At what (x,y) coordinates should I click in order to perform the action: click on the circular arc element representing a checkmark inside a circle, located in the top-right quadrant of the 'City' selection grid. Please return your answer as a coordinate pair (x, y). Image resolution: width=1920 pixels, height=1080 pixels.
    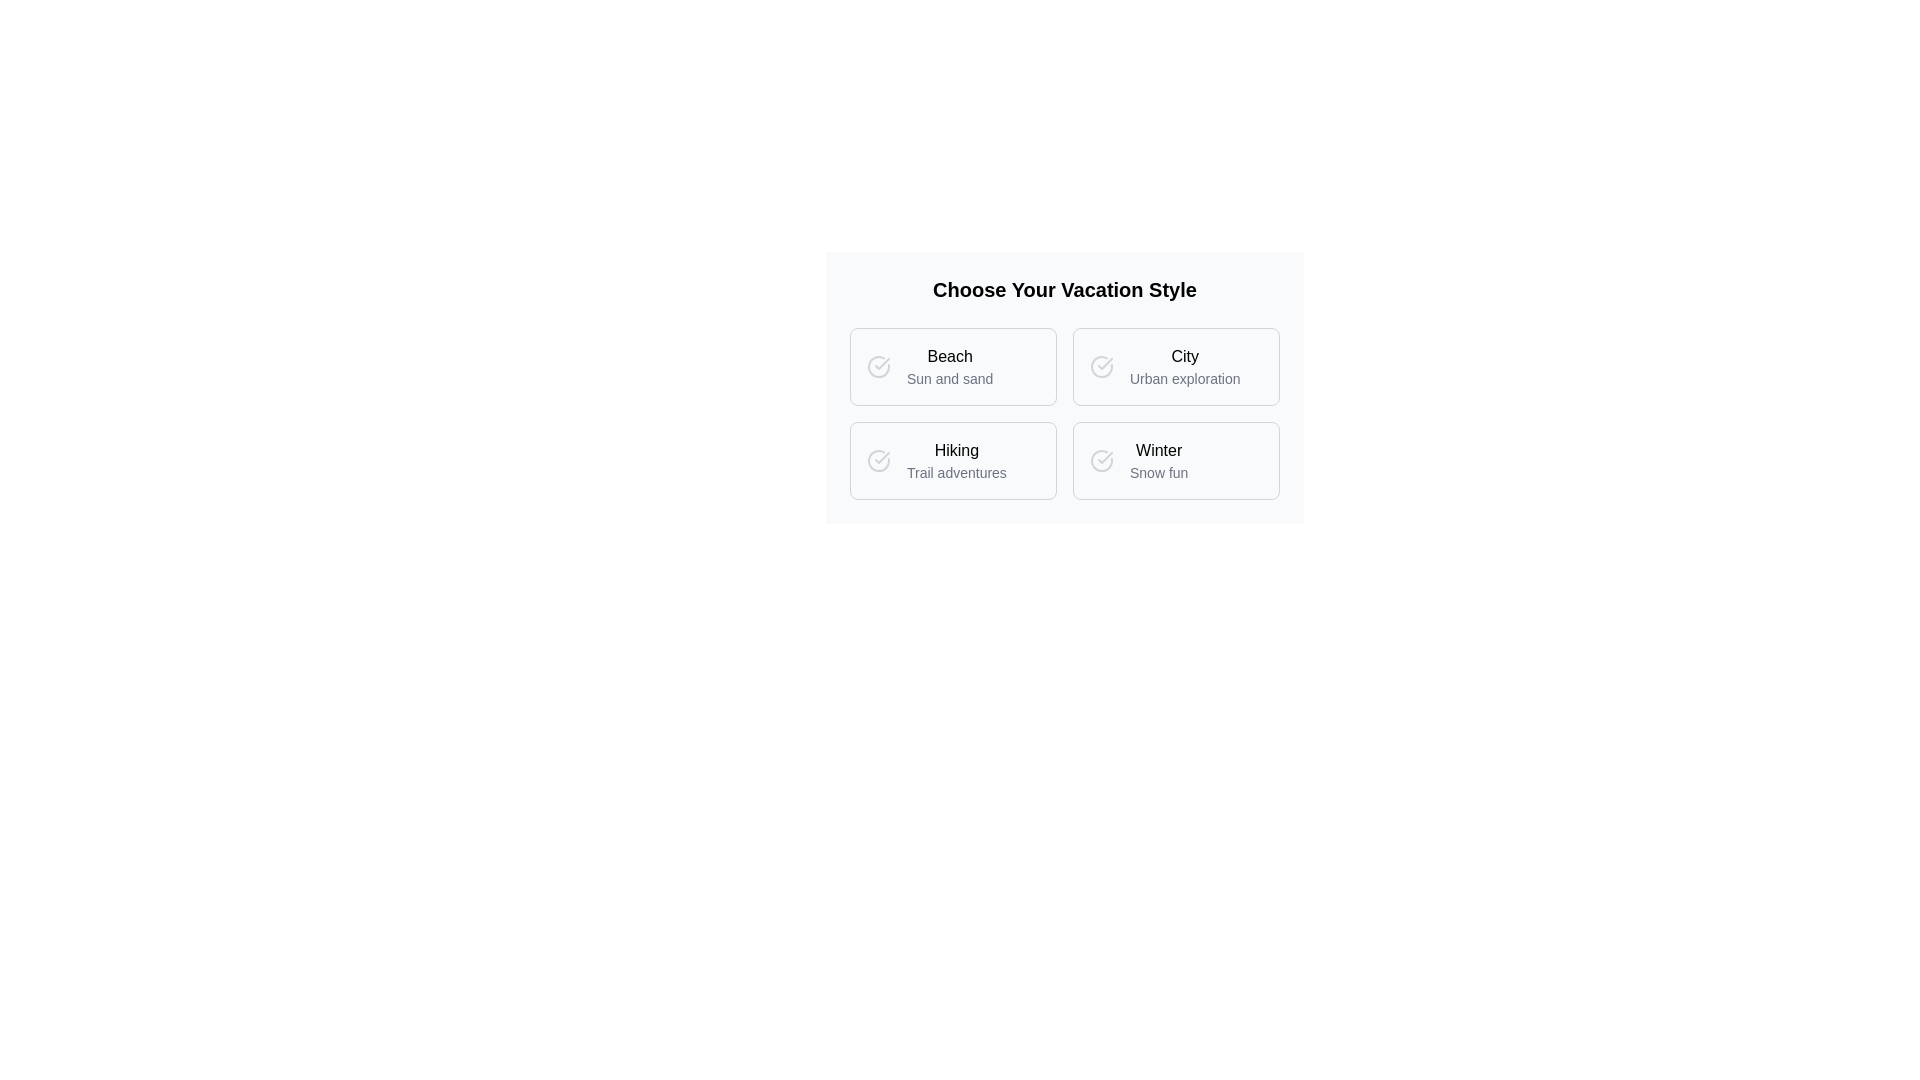
    Looking at the image, I should click on (1101, 366).